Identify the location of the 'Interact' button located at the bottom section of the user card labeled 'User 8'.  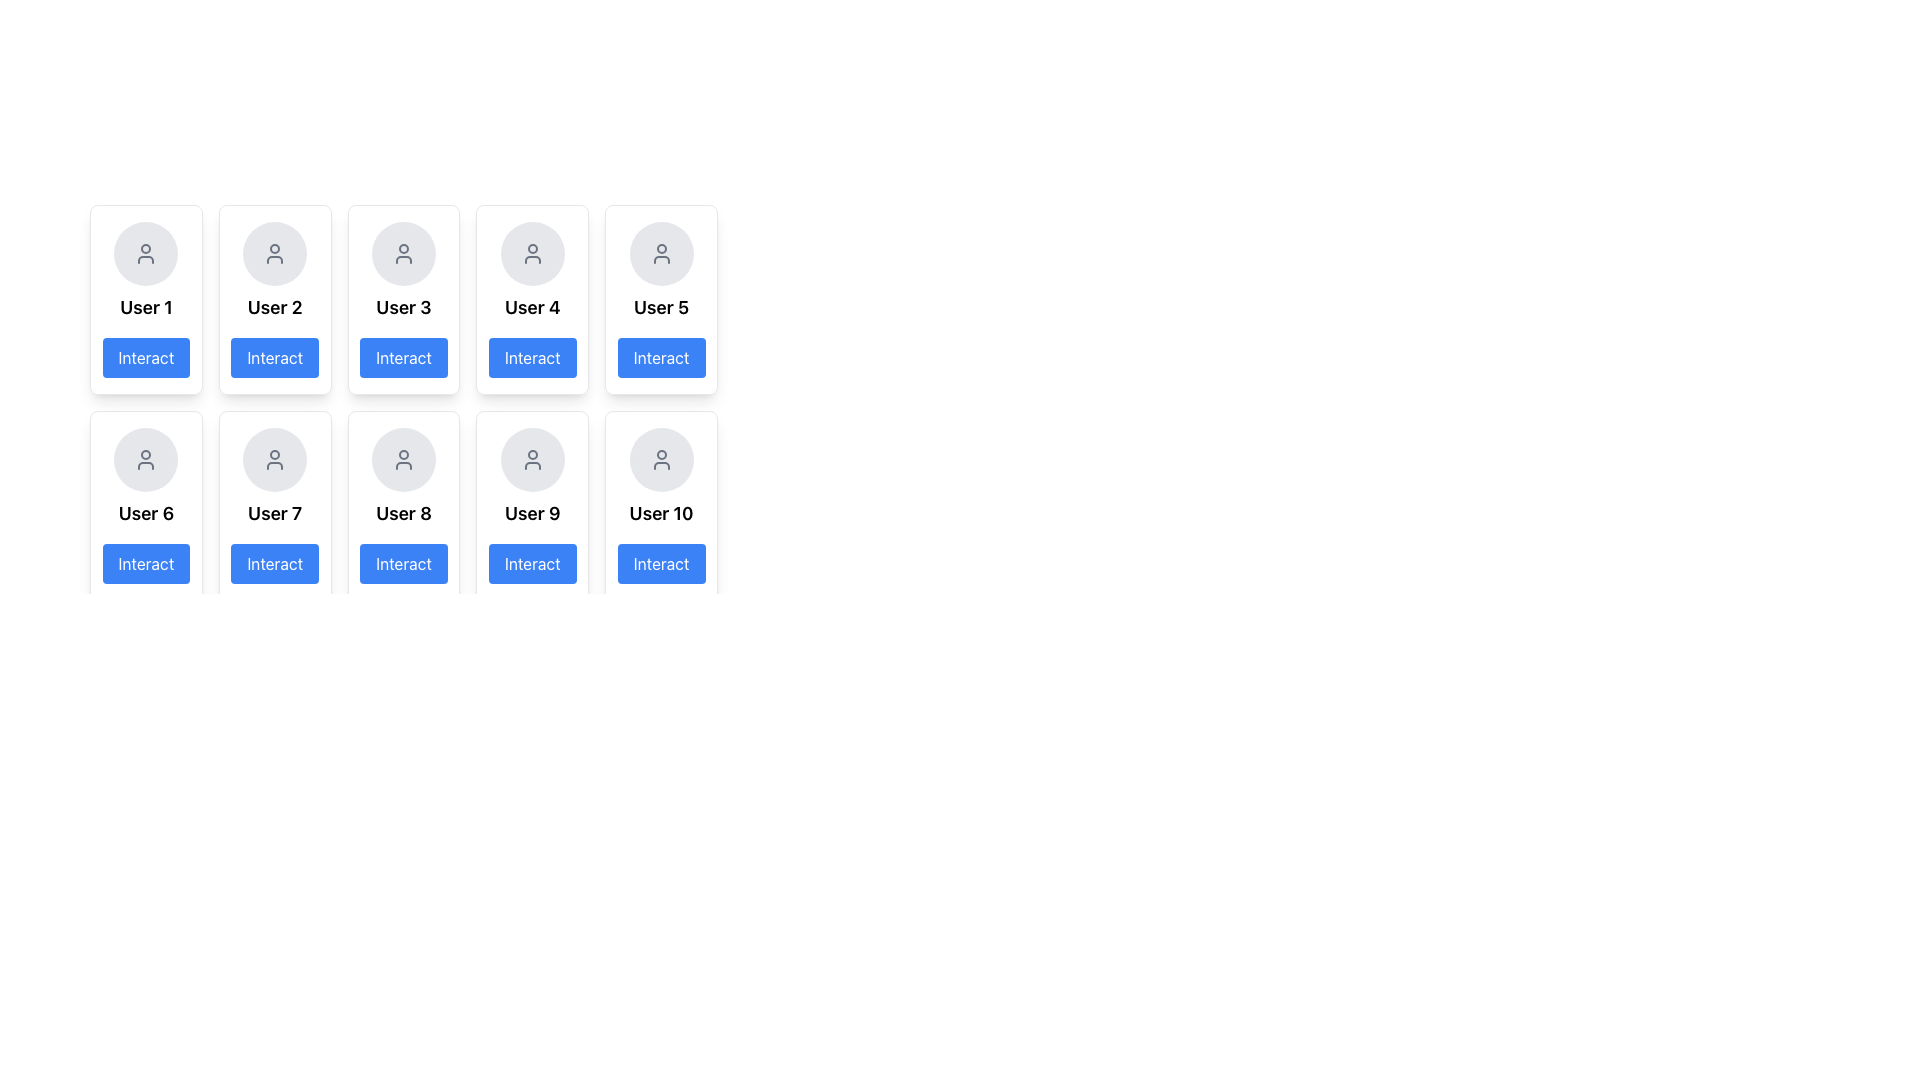
(402, 563).